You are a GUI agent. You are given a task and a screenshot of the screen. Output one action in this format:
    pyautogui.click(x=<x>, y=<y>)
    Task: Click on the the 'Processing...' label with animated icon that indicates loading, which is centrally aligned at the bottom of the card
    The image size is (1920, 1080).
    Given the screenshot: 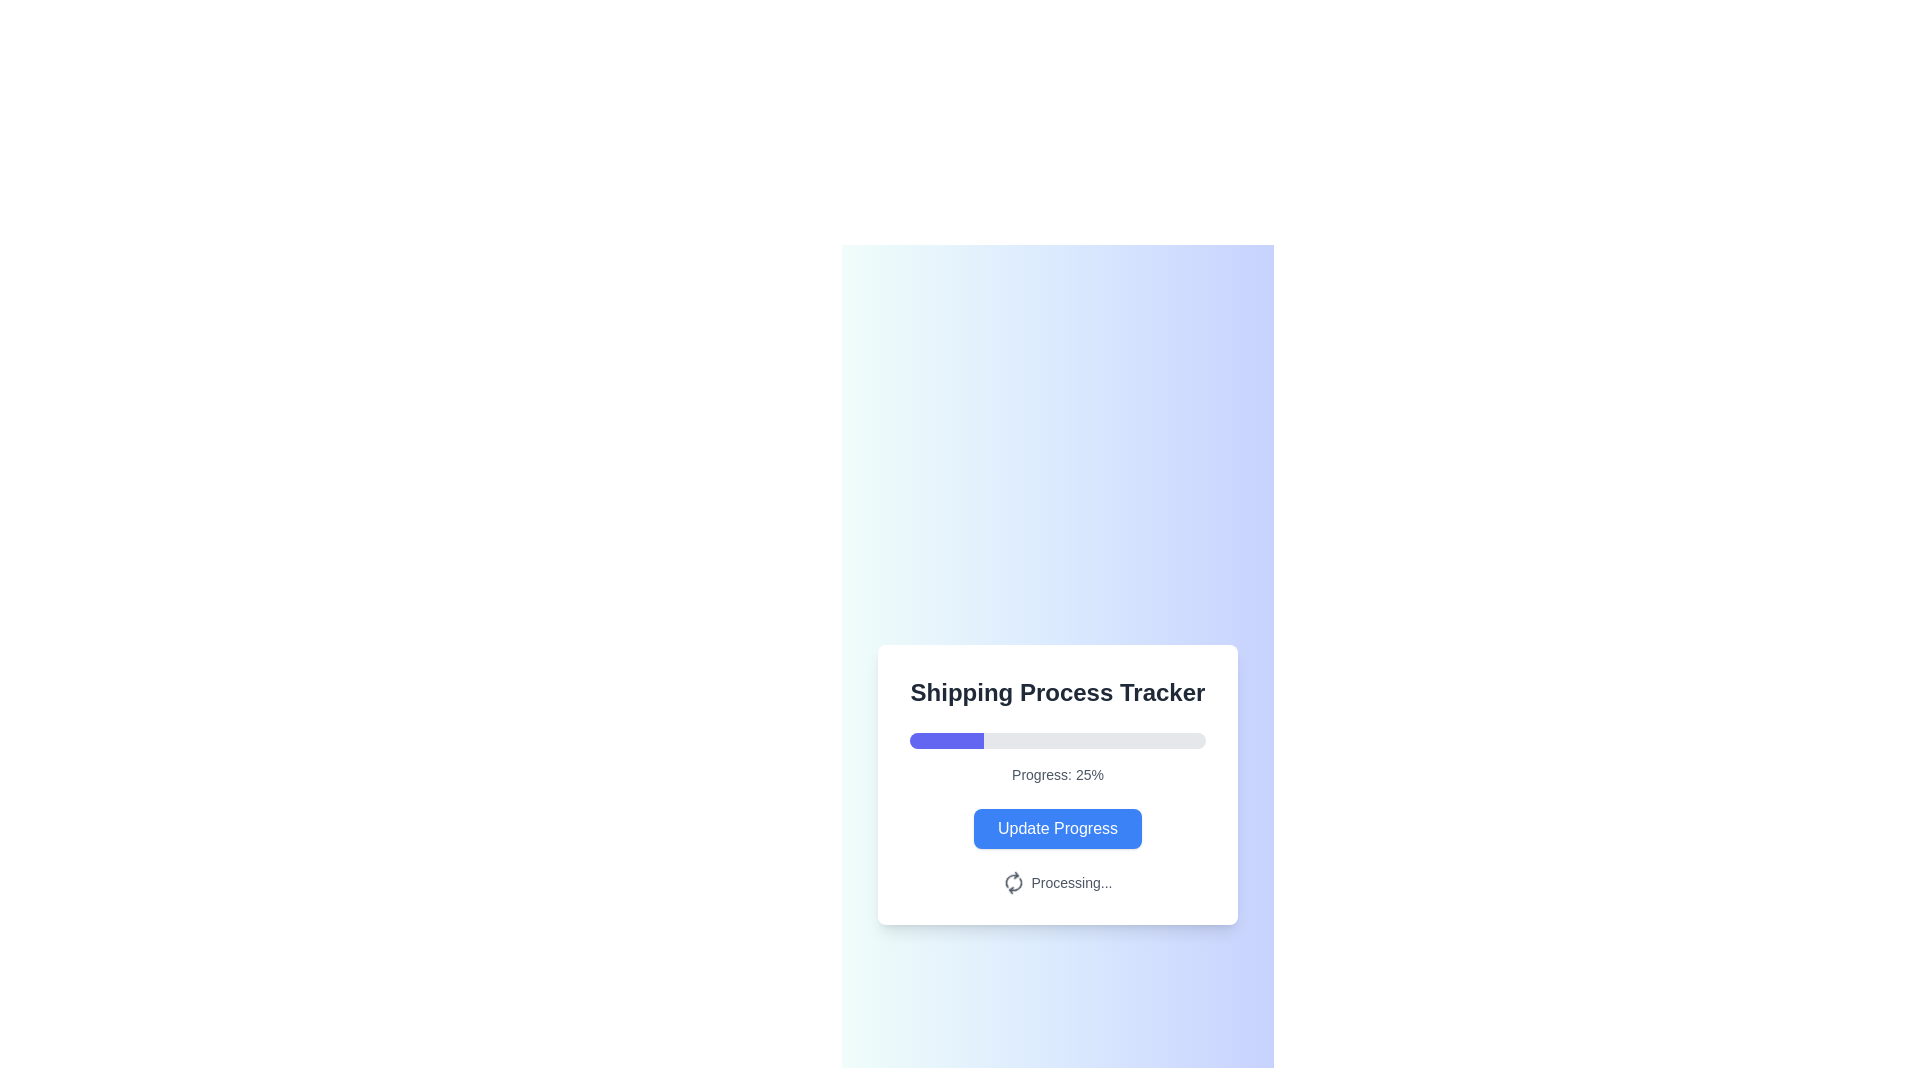 What is the action you would take?
    pyautogui.click(x=1056, y=882)
    